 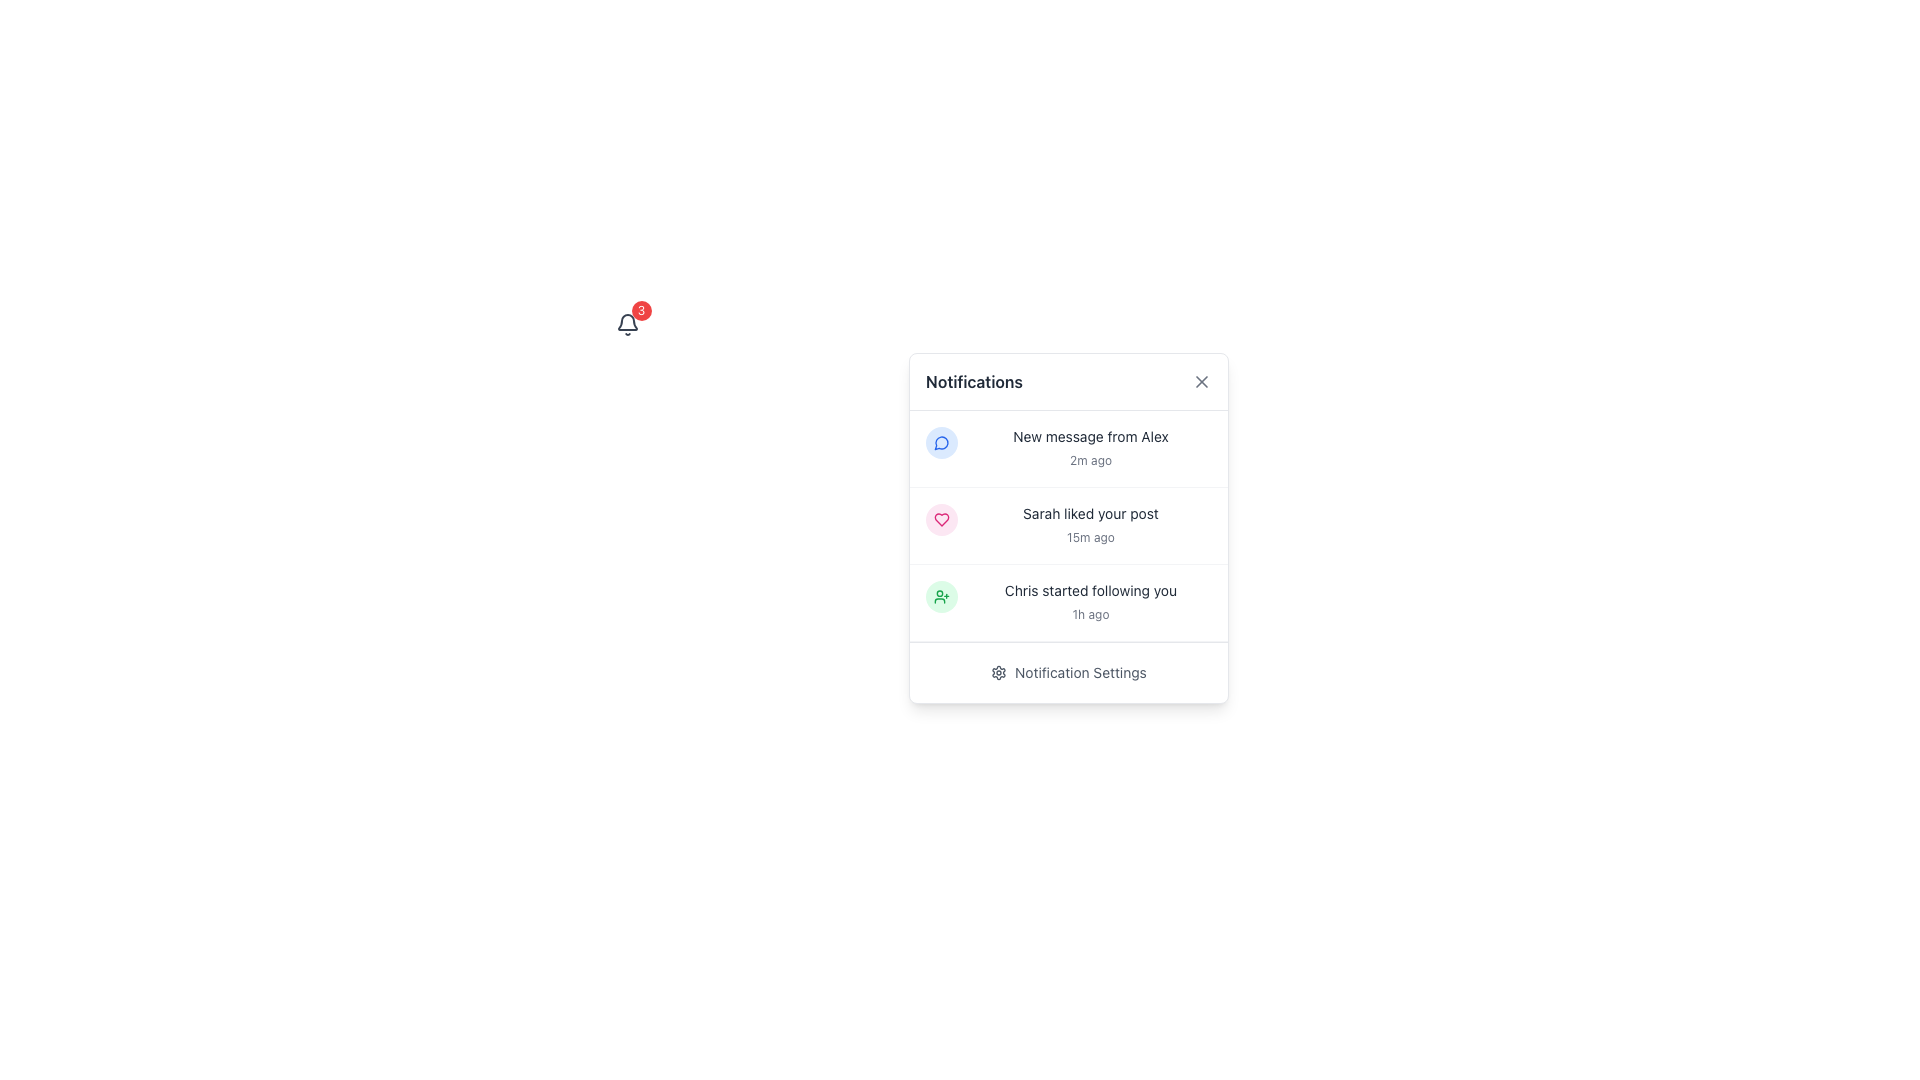 What do you see at coordinates (940, 519) in the screenshot?
I see `the small pink heart-shaped icon with a hollow center, styled with a thin stroke, located within a circular pink background in the top right quadrant of the interface` at bounding box center [940, 519].